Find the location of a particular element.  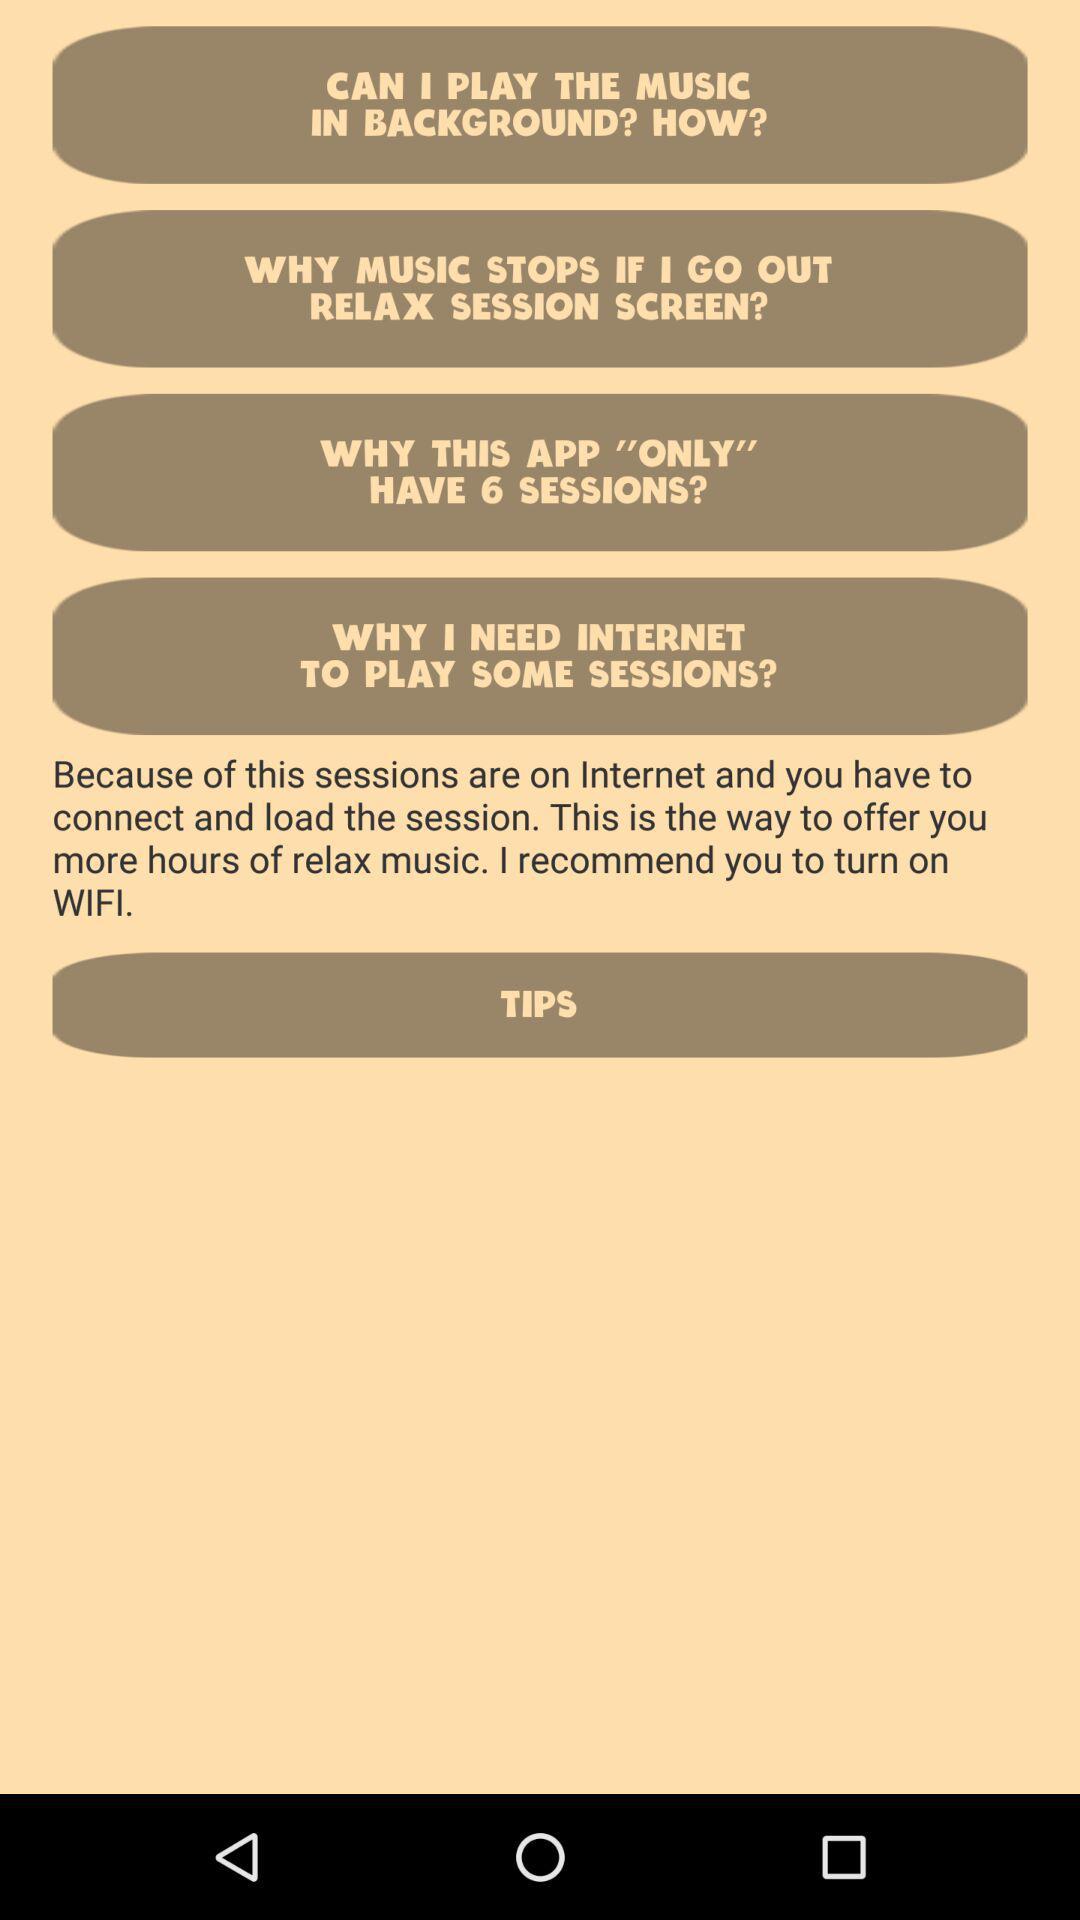

the item below why music stops is located at coordinates (540, 471).